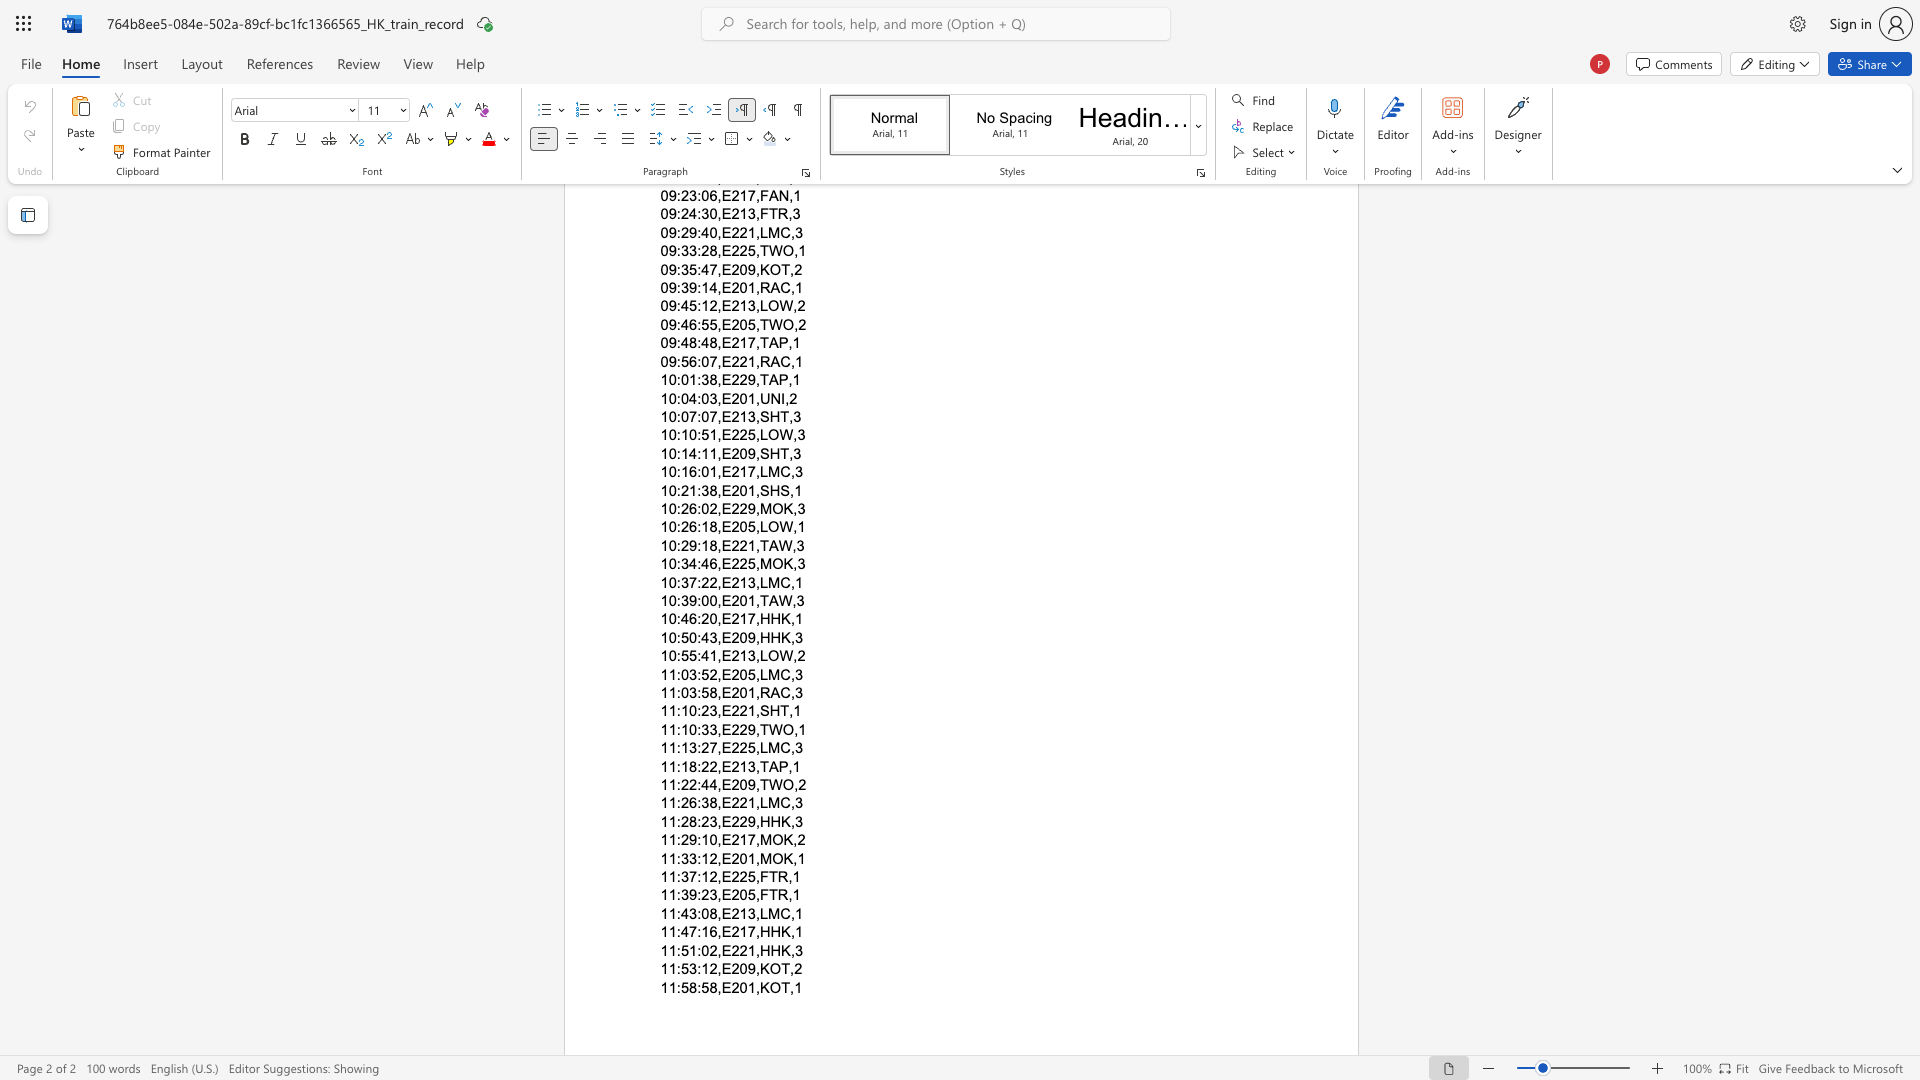 The image size is (1920, 1080). What do you see at coordinates (738, 710) in the screenshot?
I see `the subset text "21," within the text "11:10:23,E221,SHT,1"` at bounding box center [738, 710].